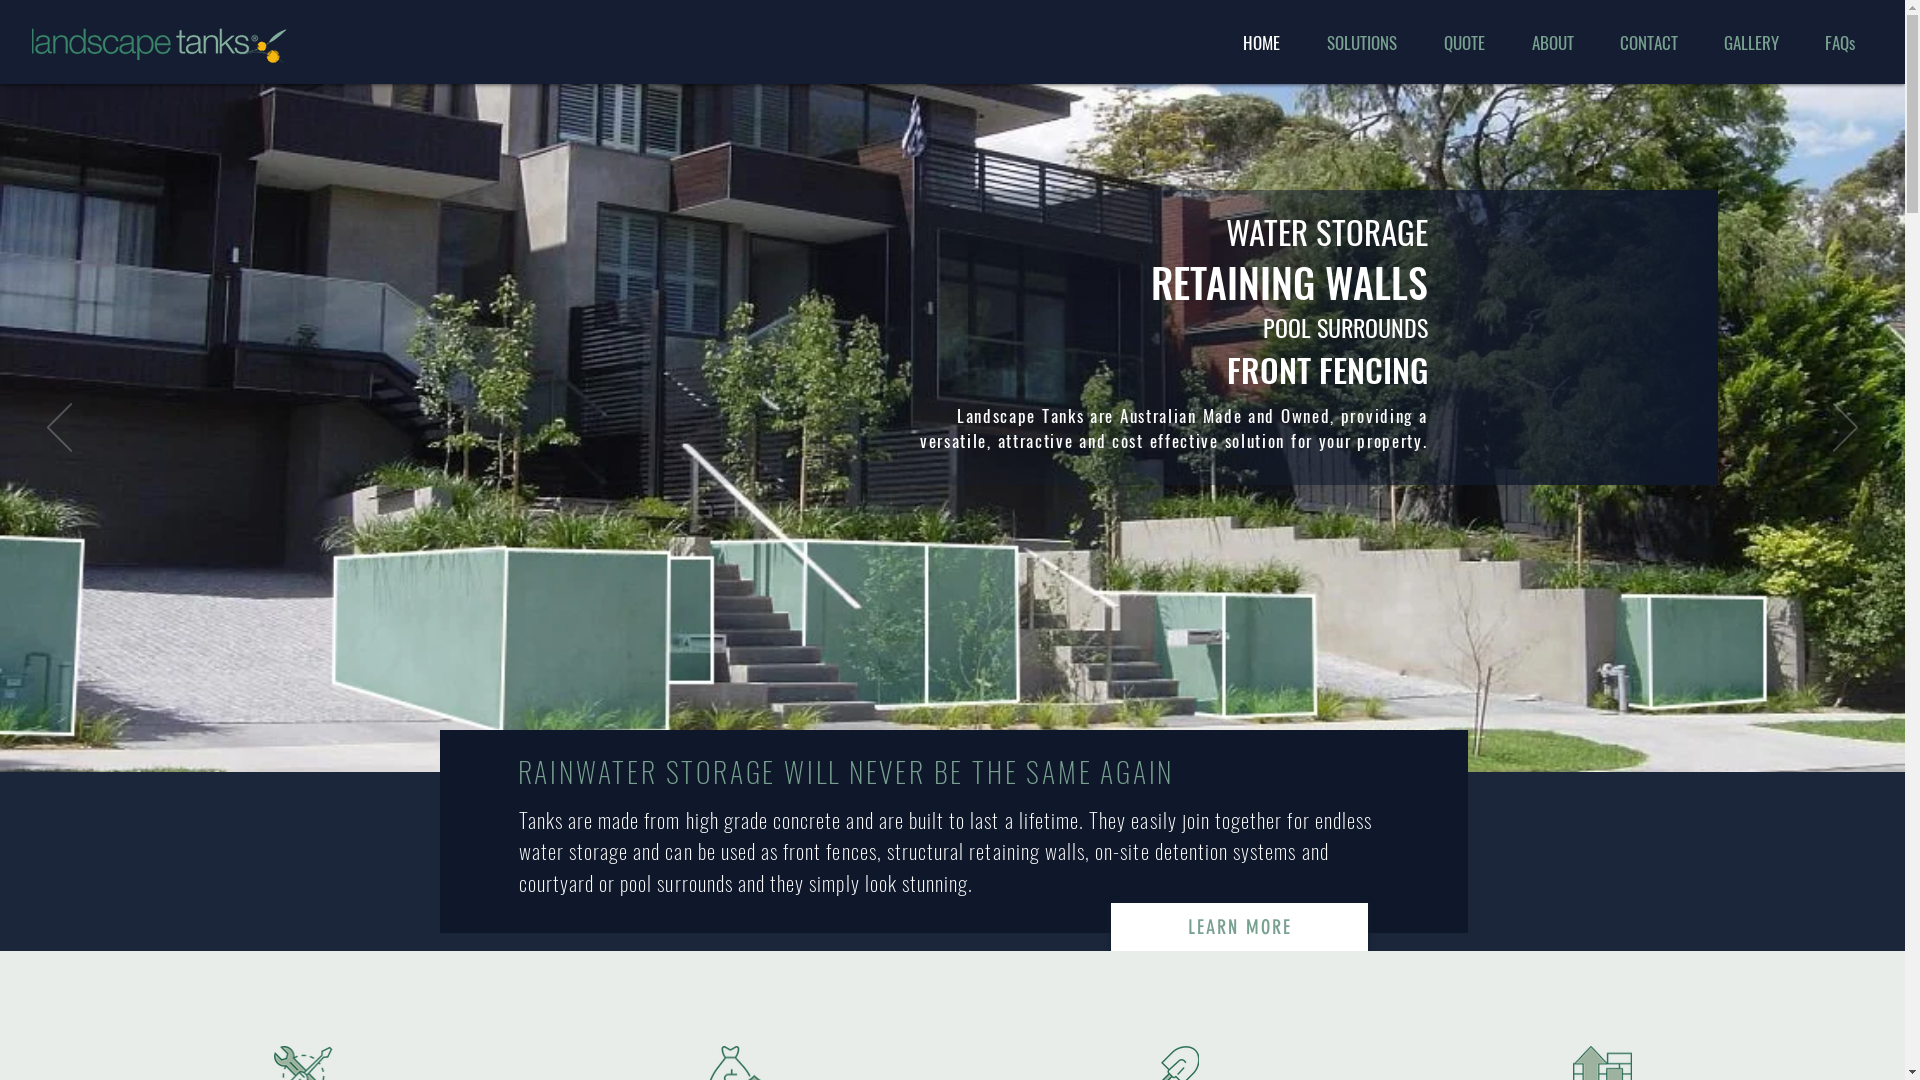 The width and height of the screenshot is (1920, 1080). Describe the element at coordinates (1839, 42) in the screenshot. I see `'FAQs'` at that location.